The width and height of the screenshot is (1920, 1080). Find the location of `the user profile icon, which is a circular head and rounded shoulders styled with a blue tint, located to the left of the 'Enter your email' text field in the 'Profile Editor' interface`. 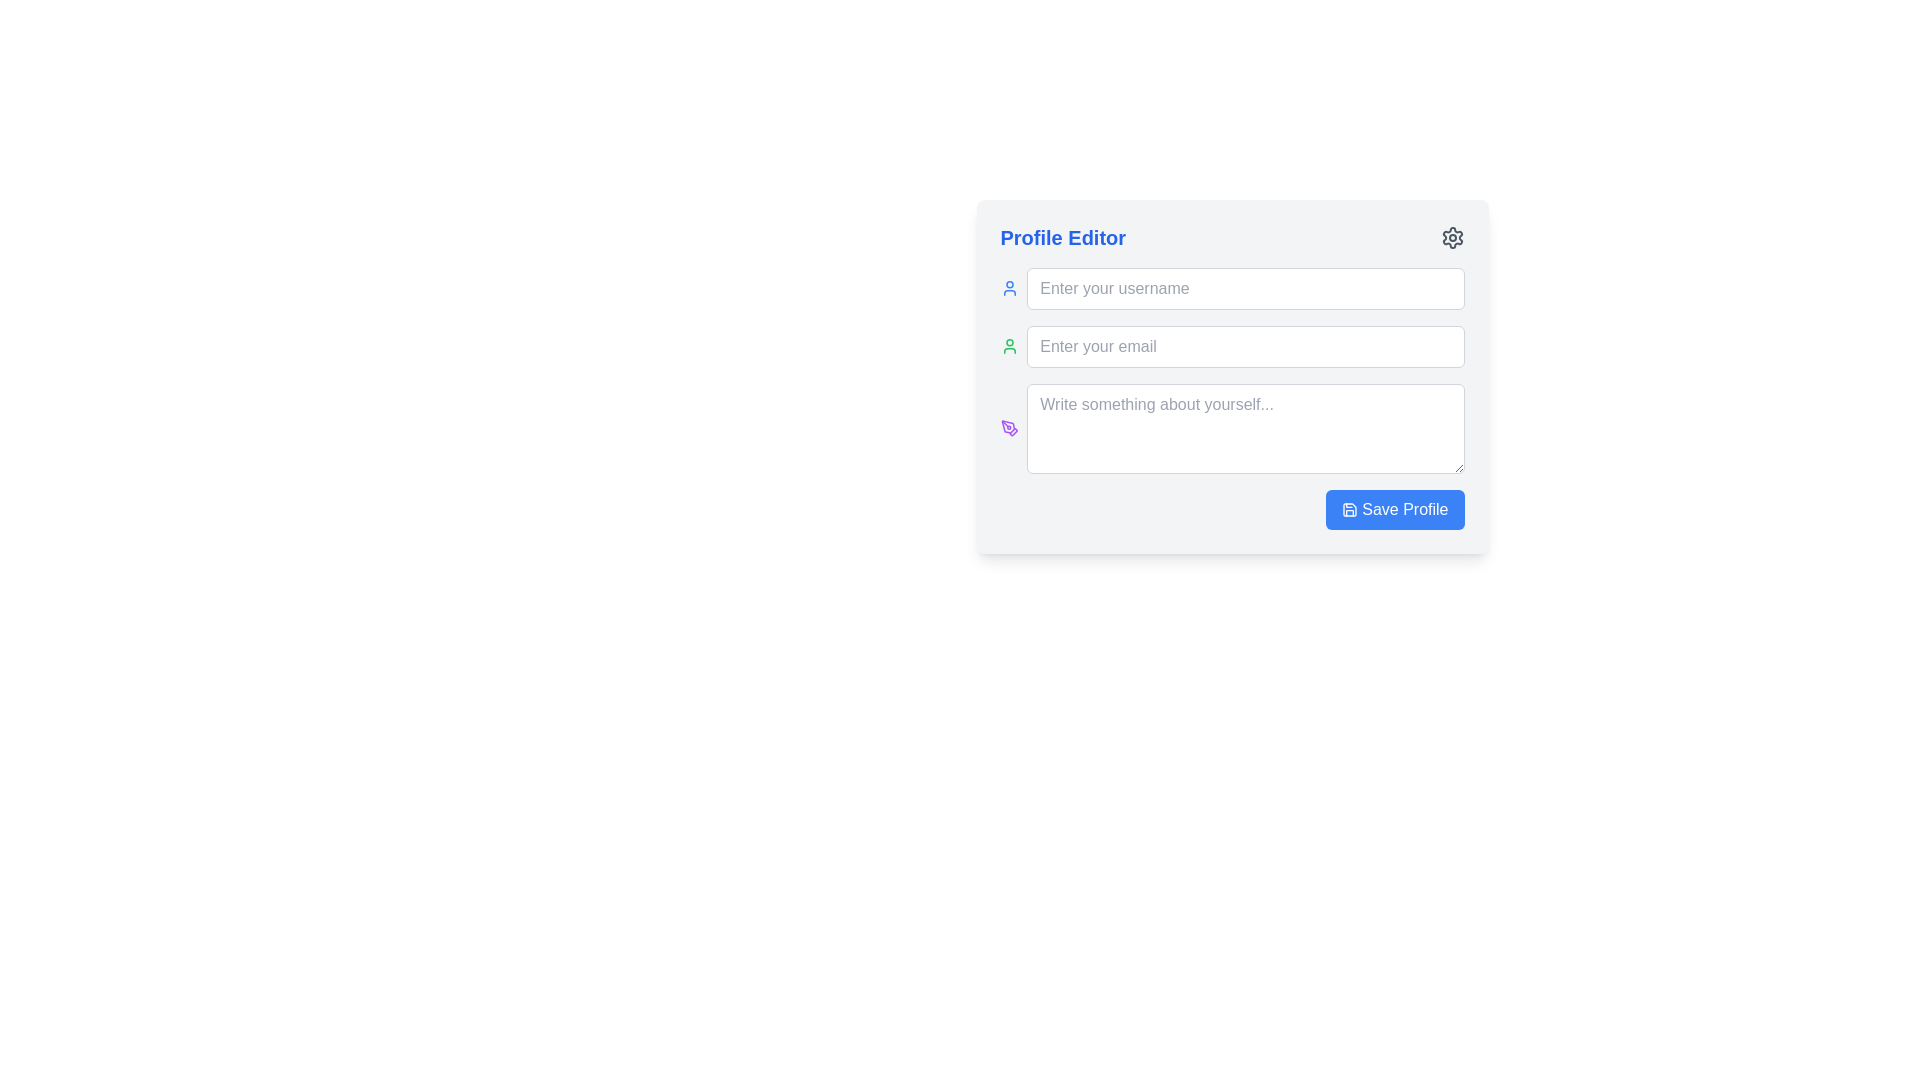

the user profile icon, which is a circular head and rounded shoulders styled with a blue tint, located to the left of the 'Enter your email' text field in the 'Profile Editor' interface is located at coordinates (1009, 289).